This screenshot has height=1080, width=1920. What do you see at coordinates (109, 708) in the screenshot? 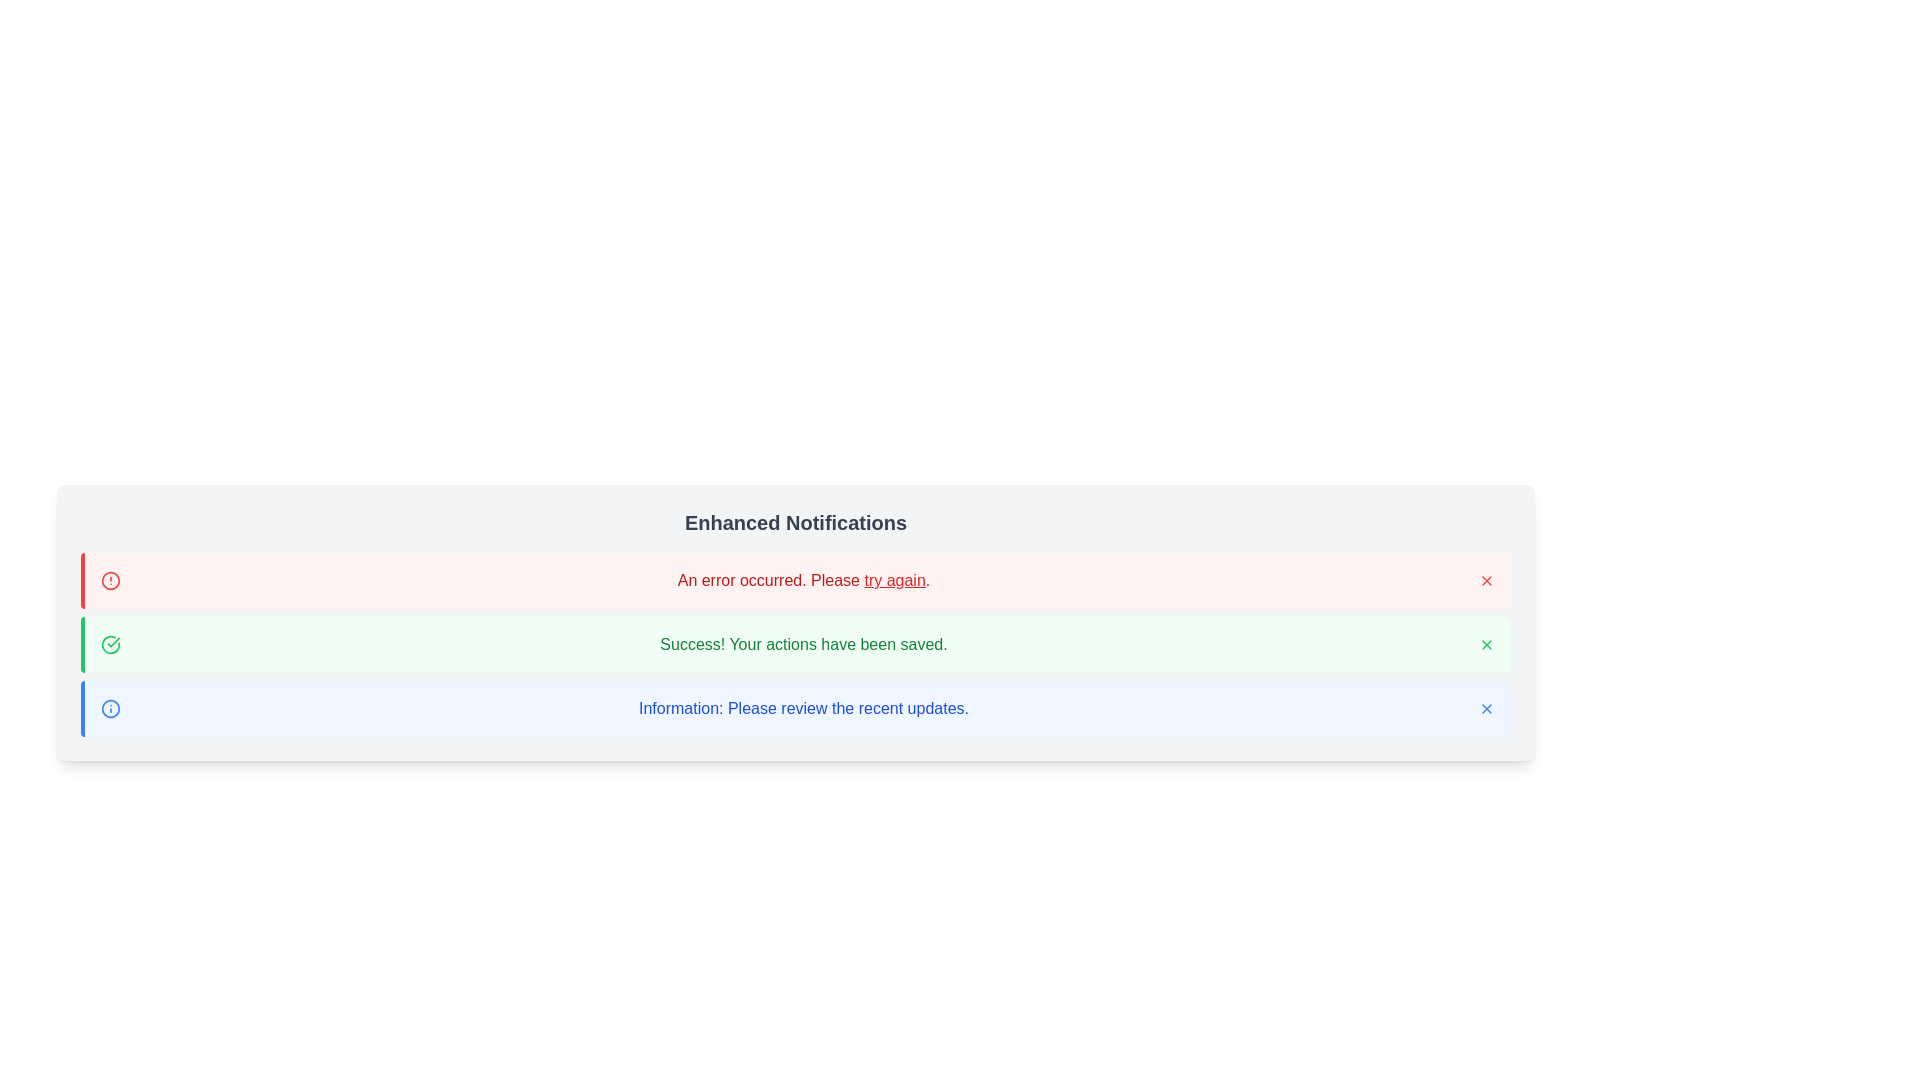
I see `the informational icon located at the far left of the third notification card that displays the text 'Information: Please review the recent updates.'` at bounding box center [109, 708].